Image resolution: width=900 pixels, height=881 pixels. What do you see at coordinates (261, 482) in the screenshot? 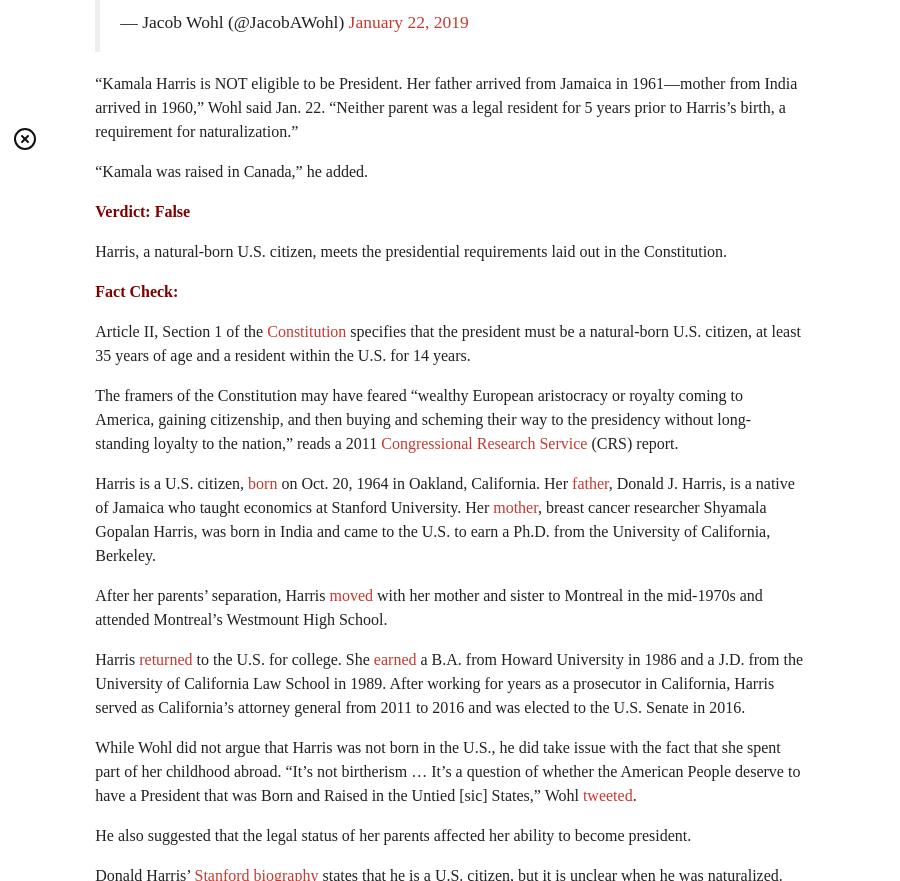
I see `'born'` at bounding box center [261, 482].